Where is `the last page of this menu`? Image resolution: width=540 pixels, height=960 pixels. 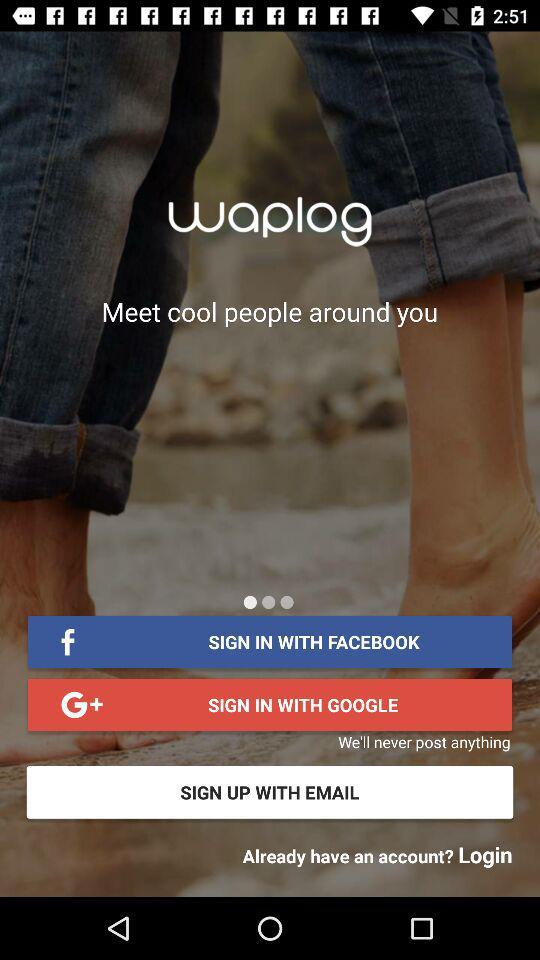
the last page of this menu is located at coordinates (286, 601).